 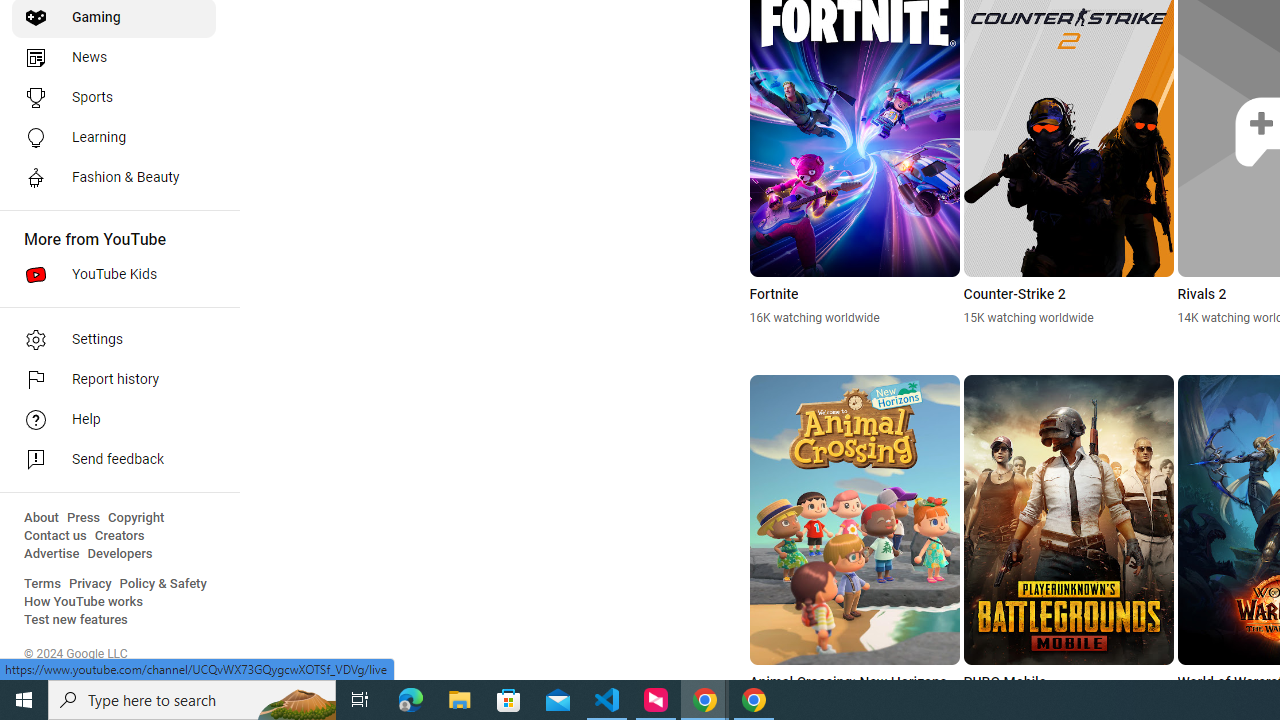 I want to click on 'Learning', so click(x=112, y=136).